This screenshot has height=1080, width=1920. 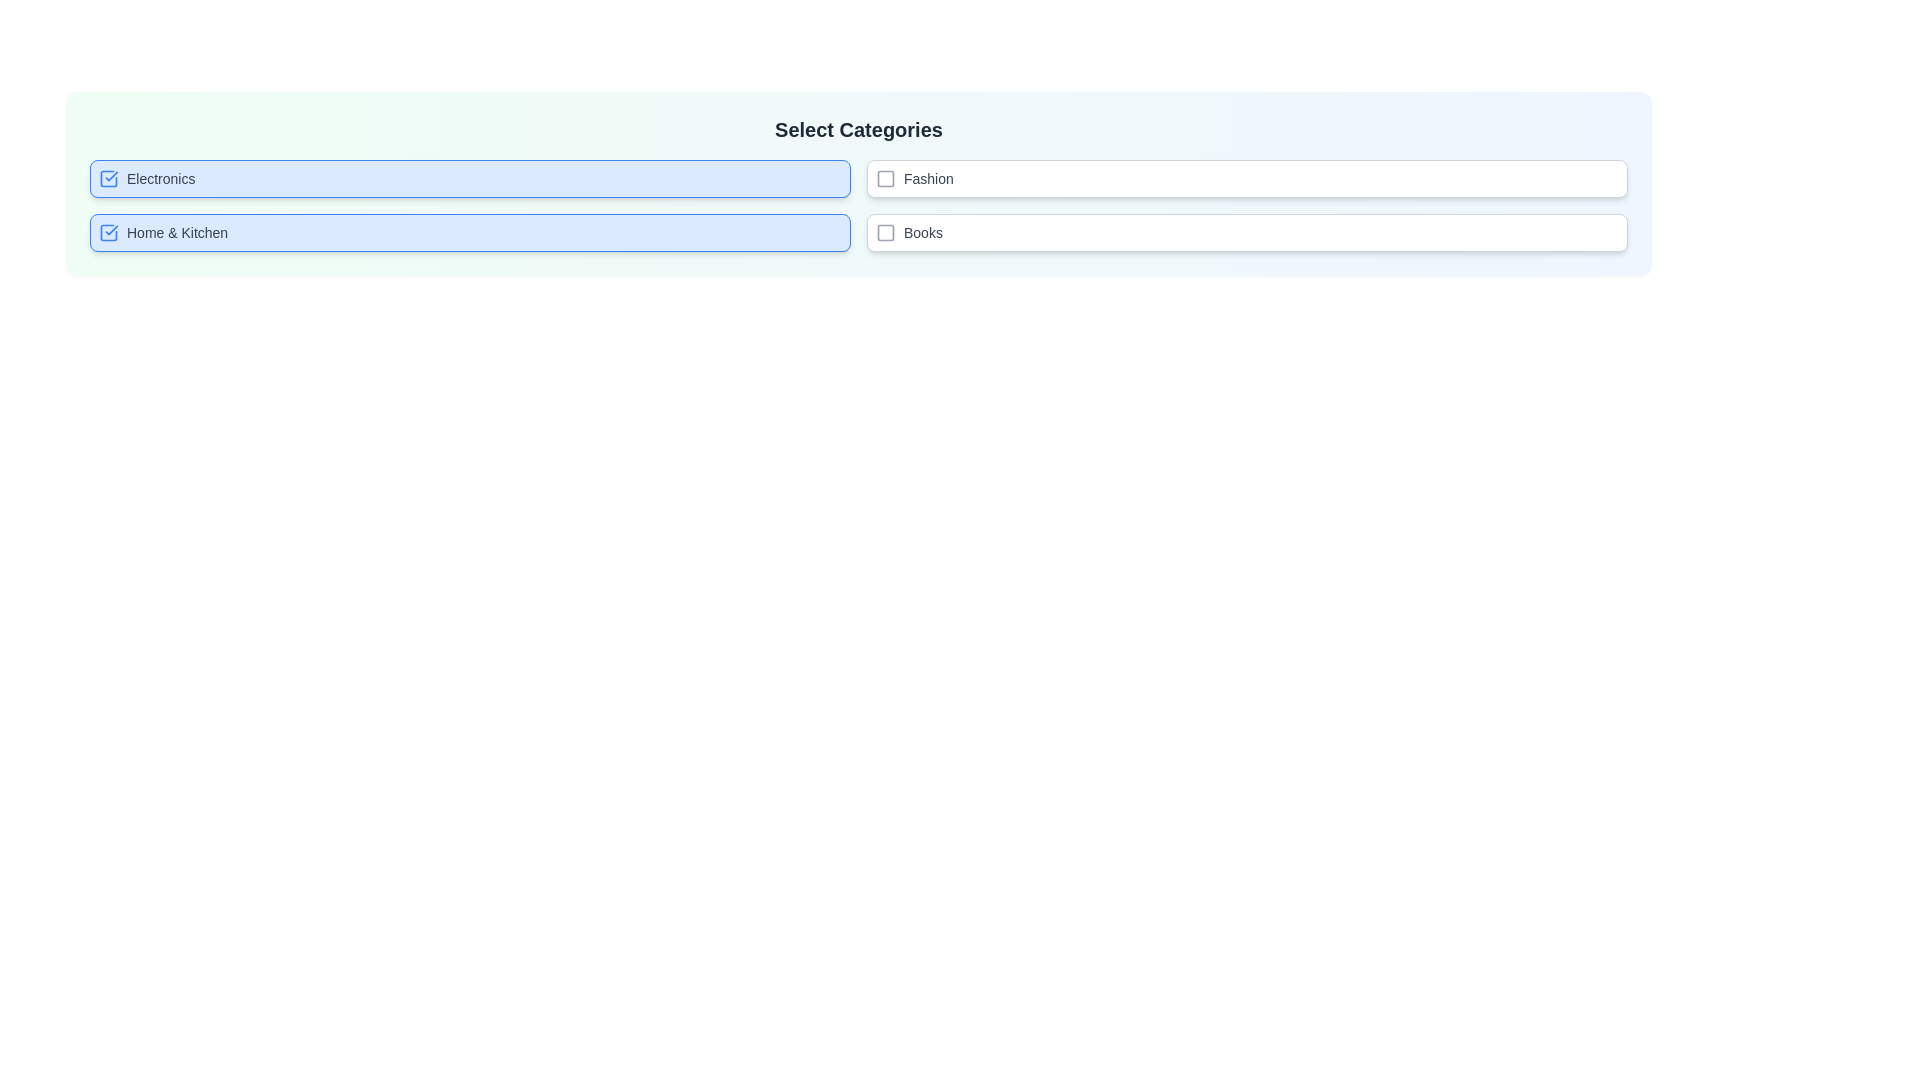 What do you see at coordinates (469, 231) in the screenshot?
I see `the 'Home & Kitchen' selectable category button to focus on it` at bounding box center [469, 231].